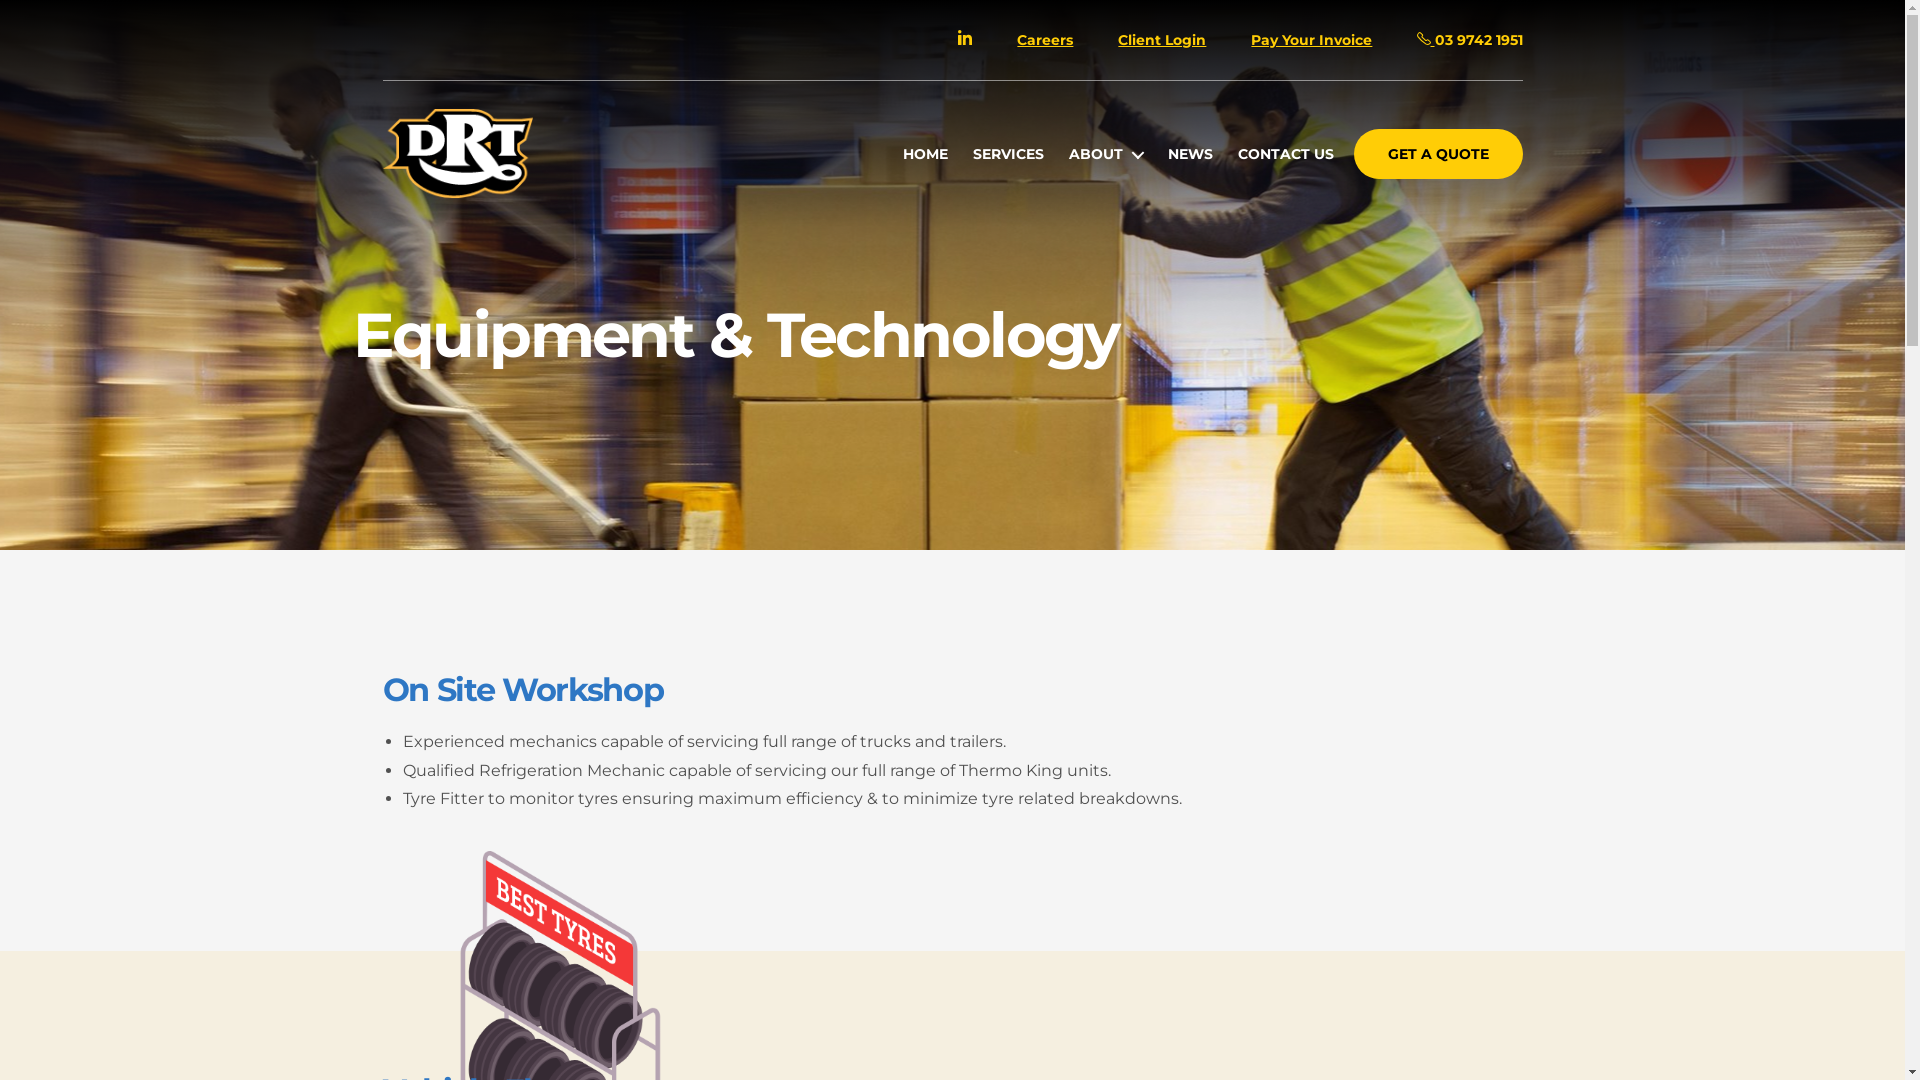 This screenshot has height=1080, width=1920. I want to click on 'Careers', so click(1044, 39).